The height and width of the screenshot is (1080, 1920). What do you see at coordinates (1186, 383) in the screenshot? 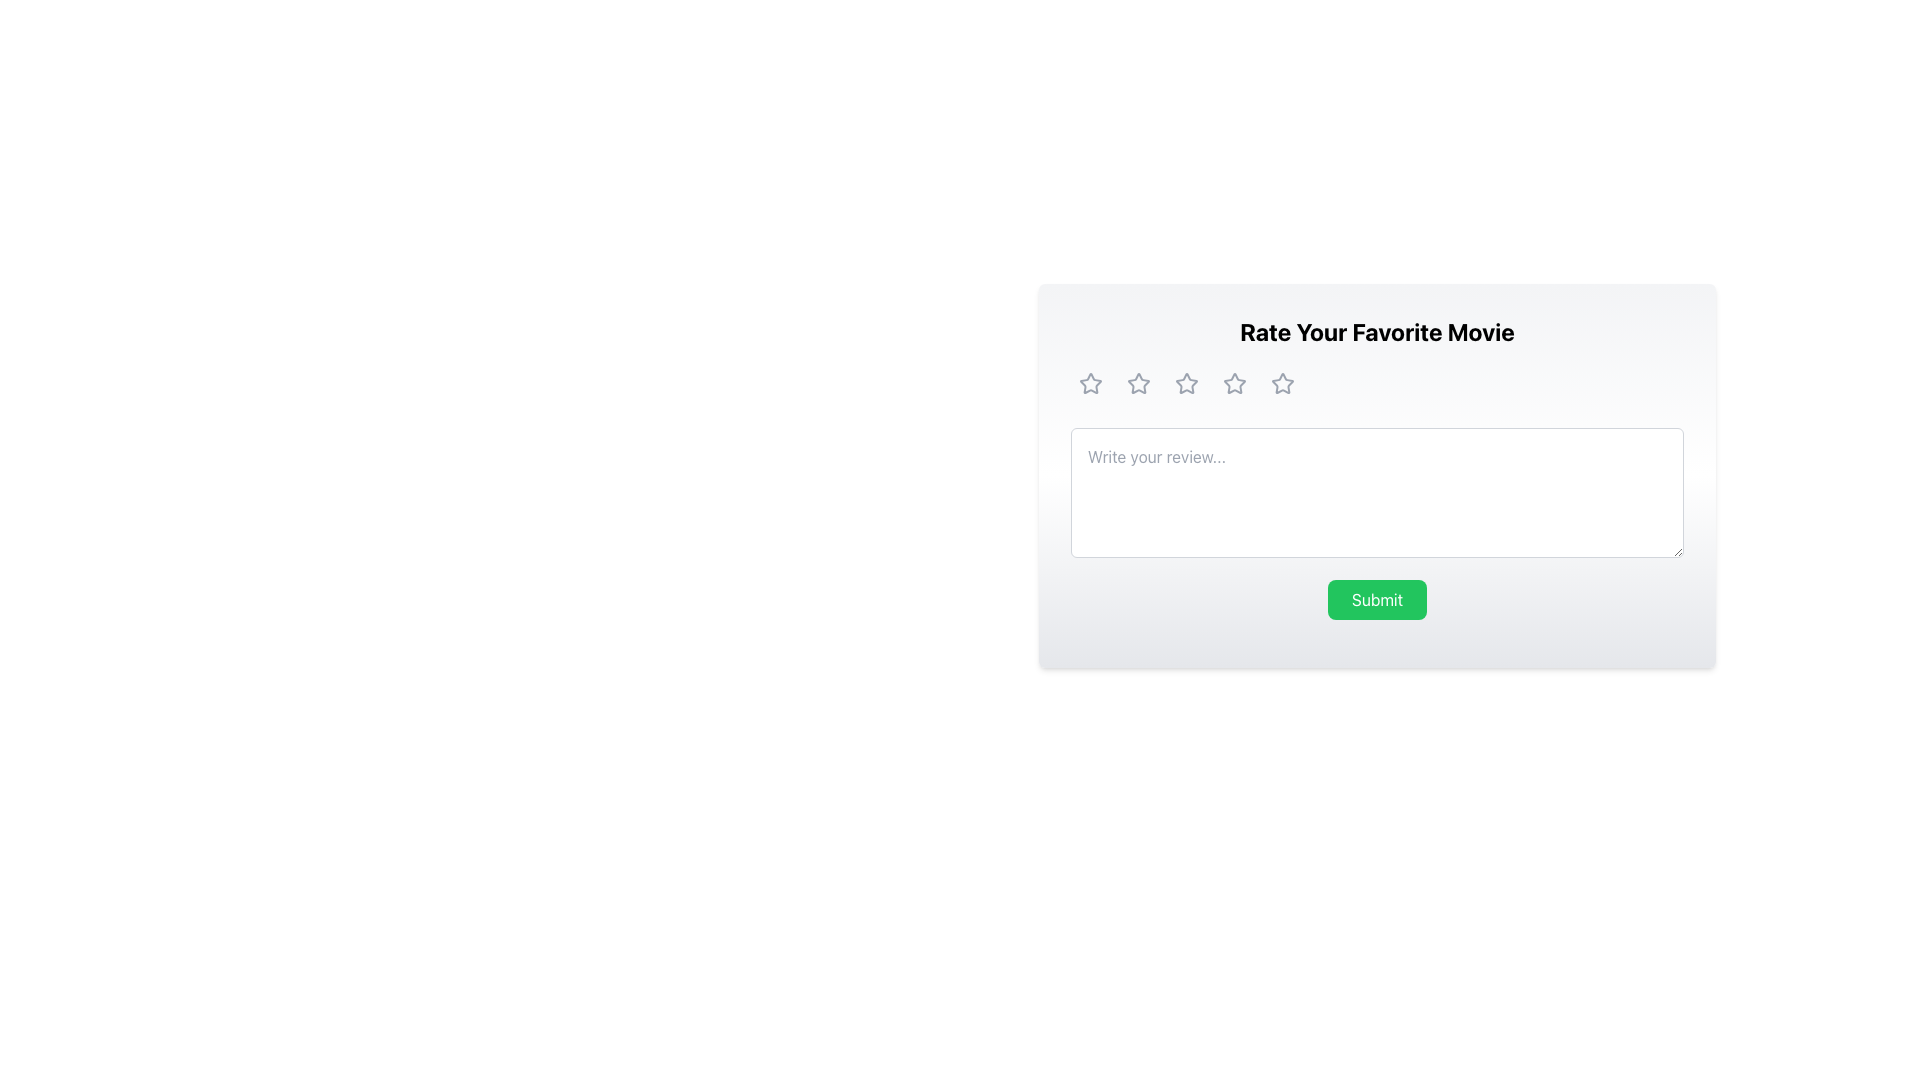
I see `the second star icon in the rating system` at bounding box center [1186, 383].